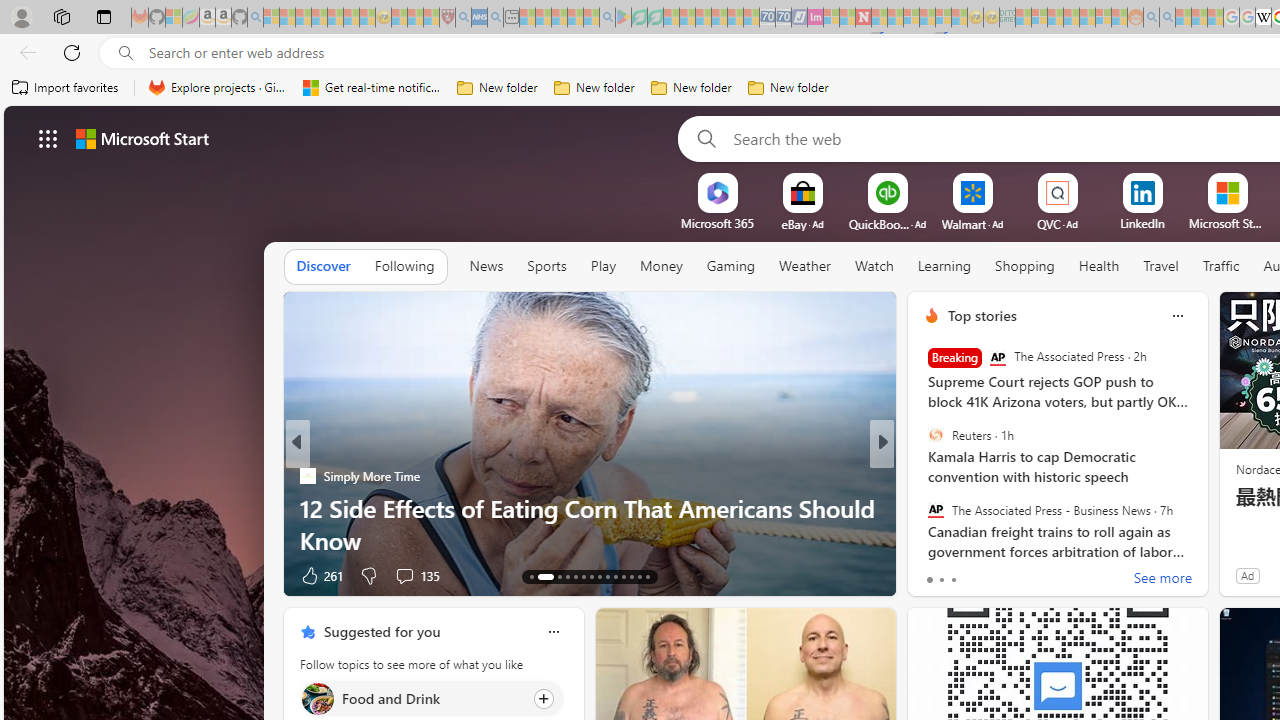  I want to click on 'AutomationID: tab-19', so click(591, 577).